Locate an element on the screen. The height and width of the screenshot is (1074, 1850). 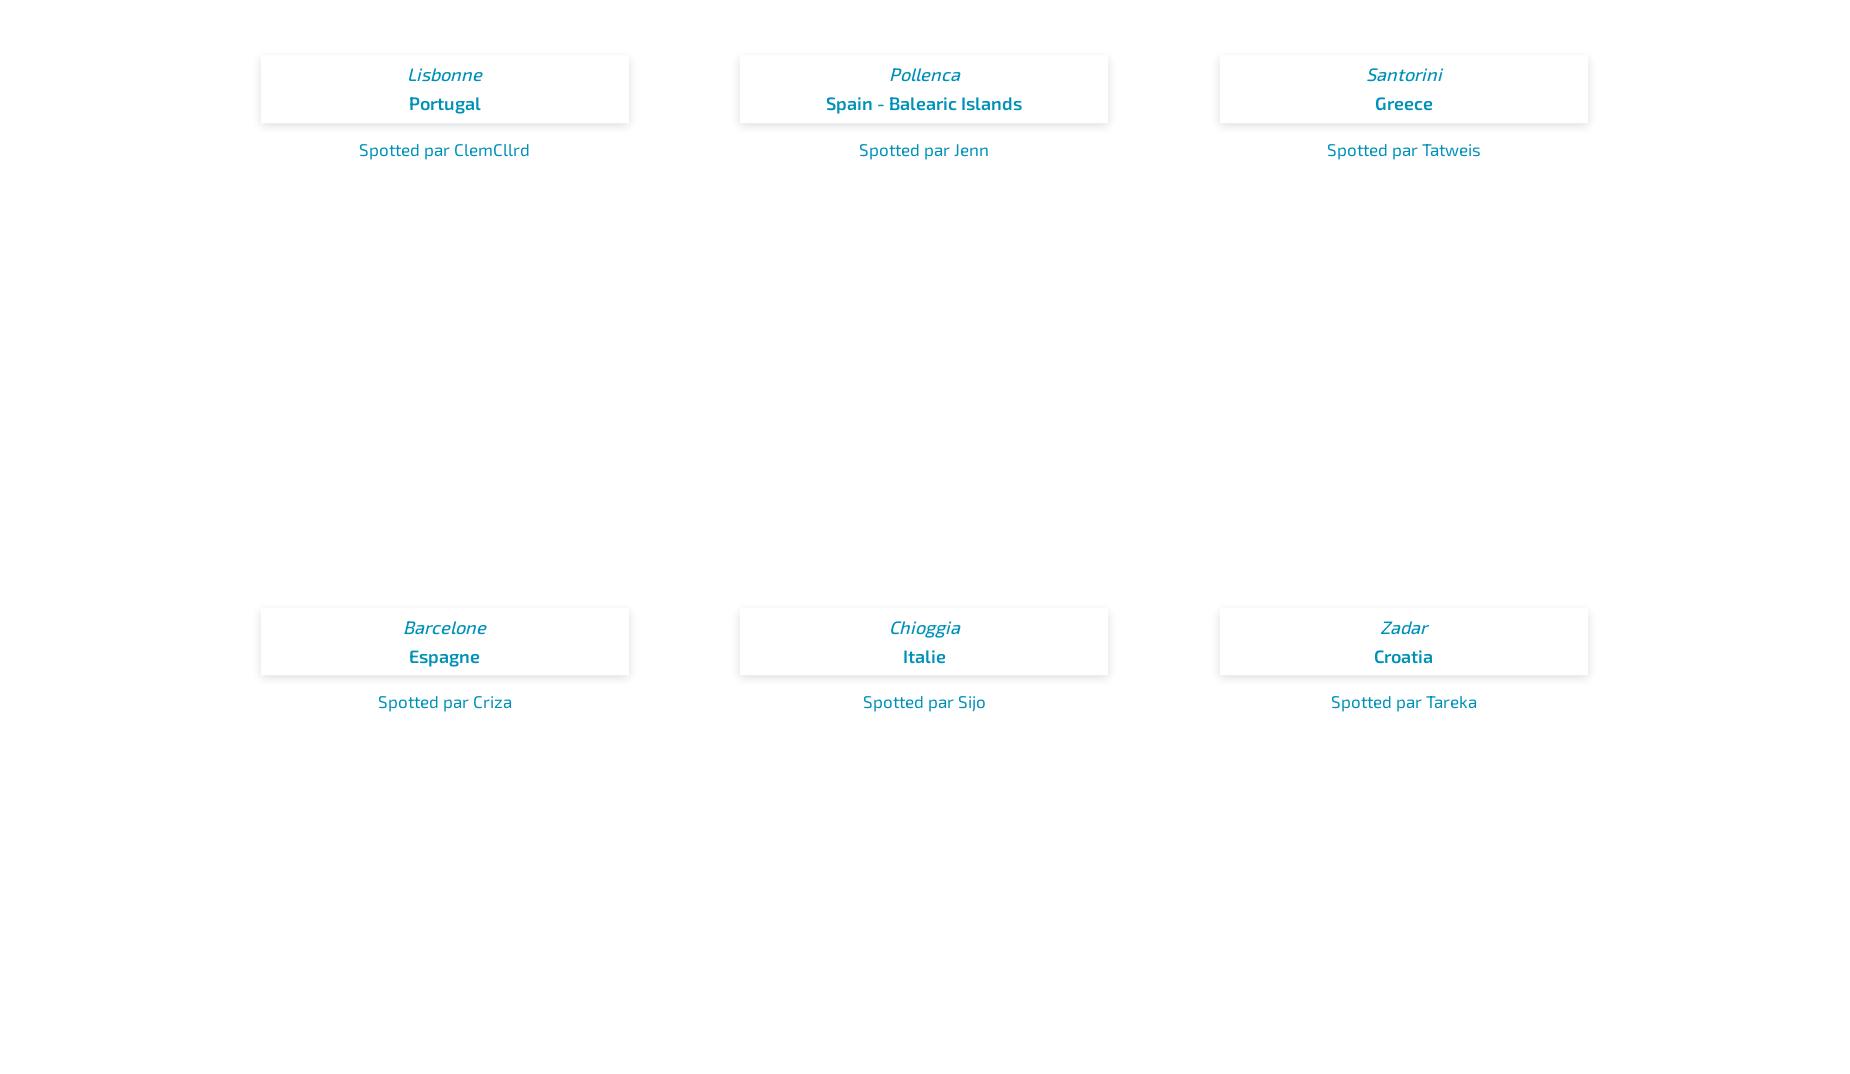
'Barcelone' is located at coordinates (443, 627).